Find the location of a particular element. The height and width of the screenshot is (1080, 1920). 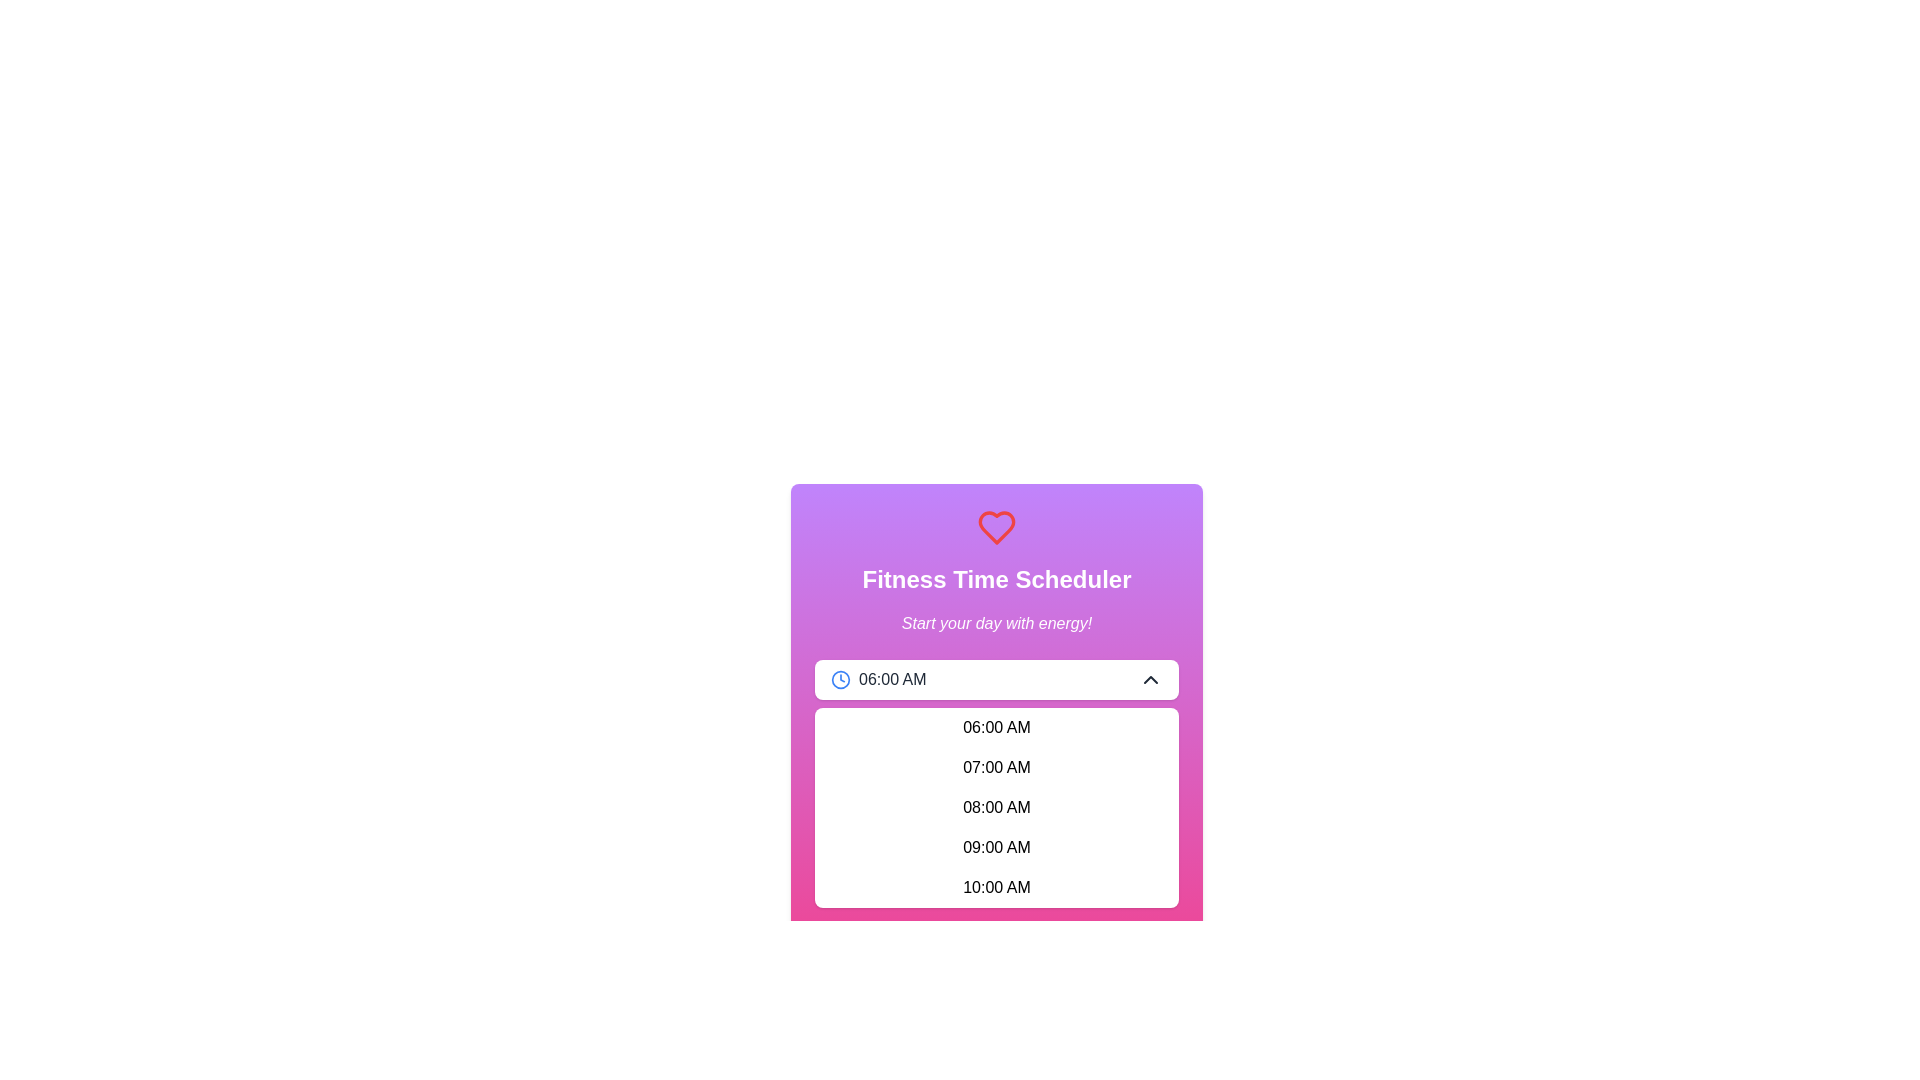

the selectable time option (08:00 AM) in the dropdown menu is located at coordinates (997, 806).